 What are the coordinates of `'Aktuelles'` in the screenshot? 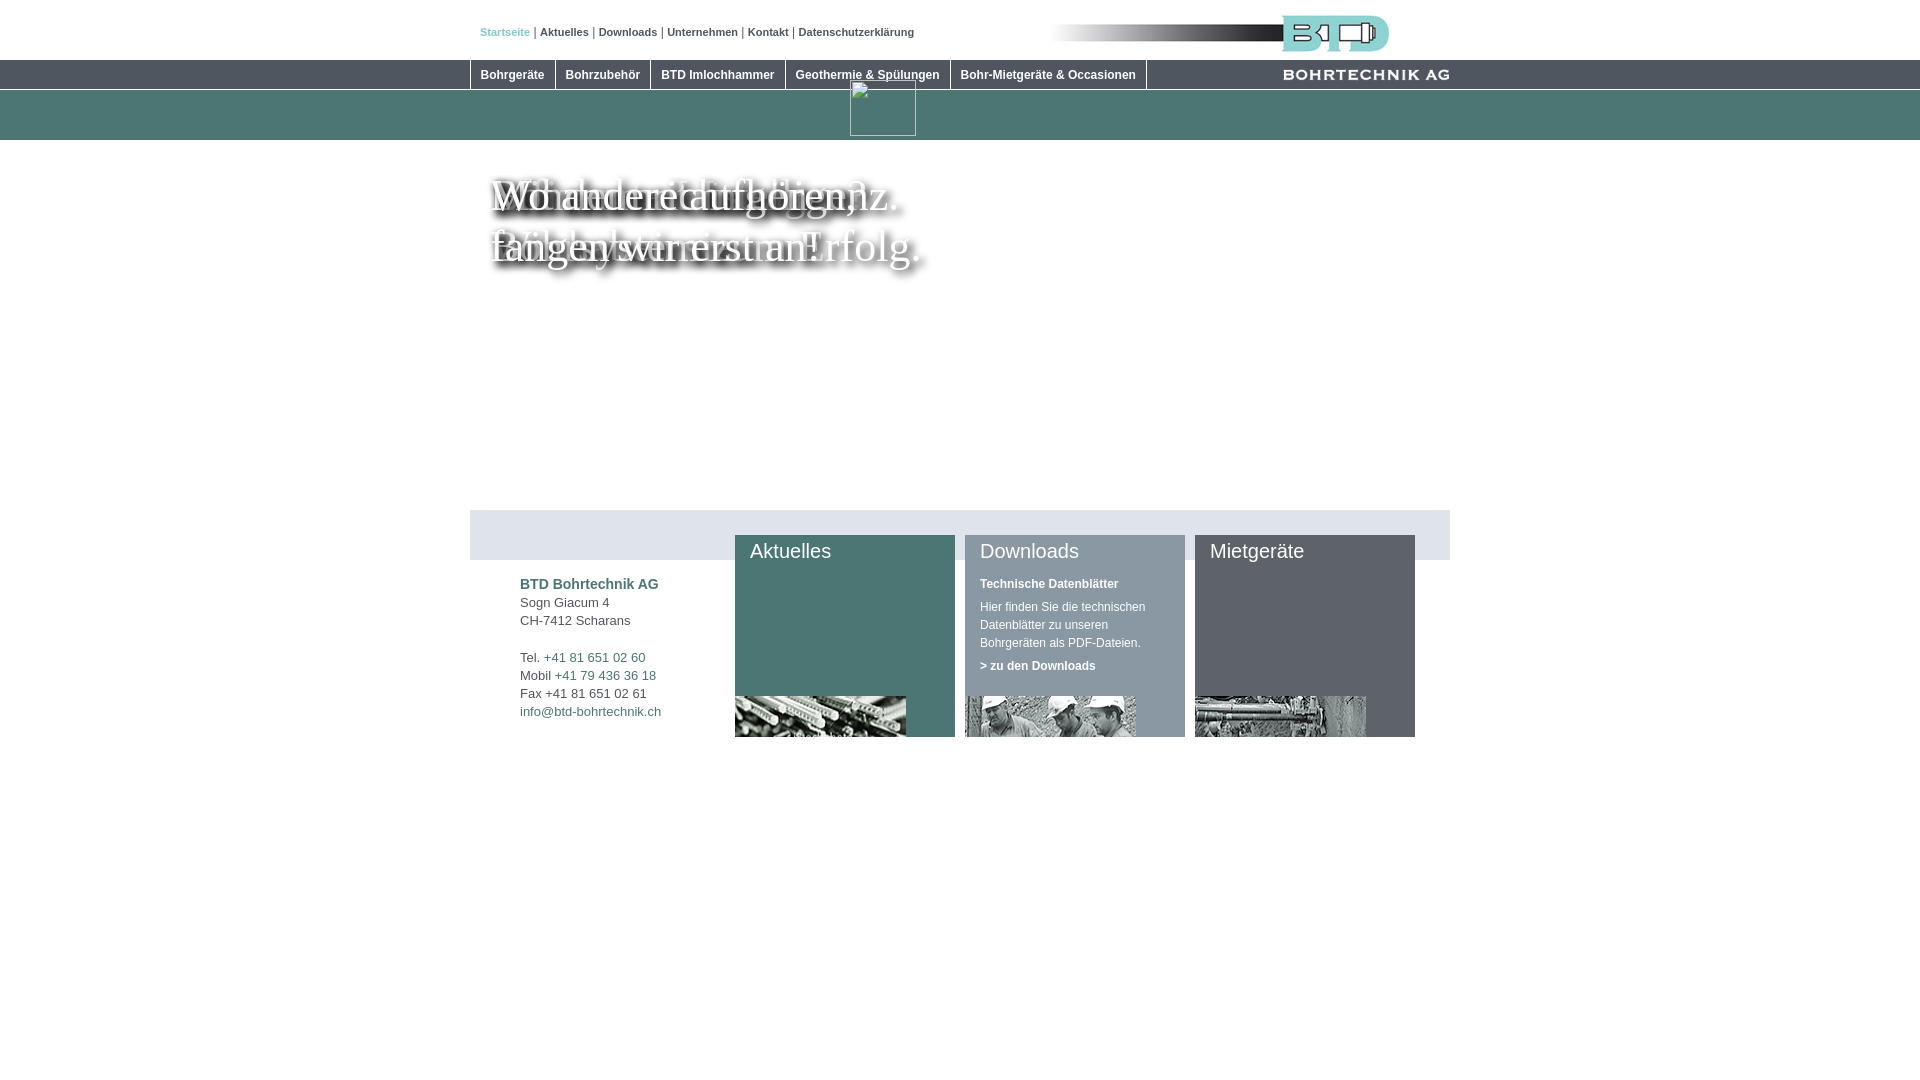 It's located at (563, 31).